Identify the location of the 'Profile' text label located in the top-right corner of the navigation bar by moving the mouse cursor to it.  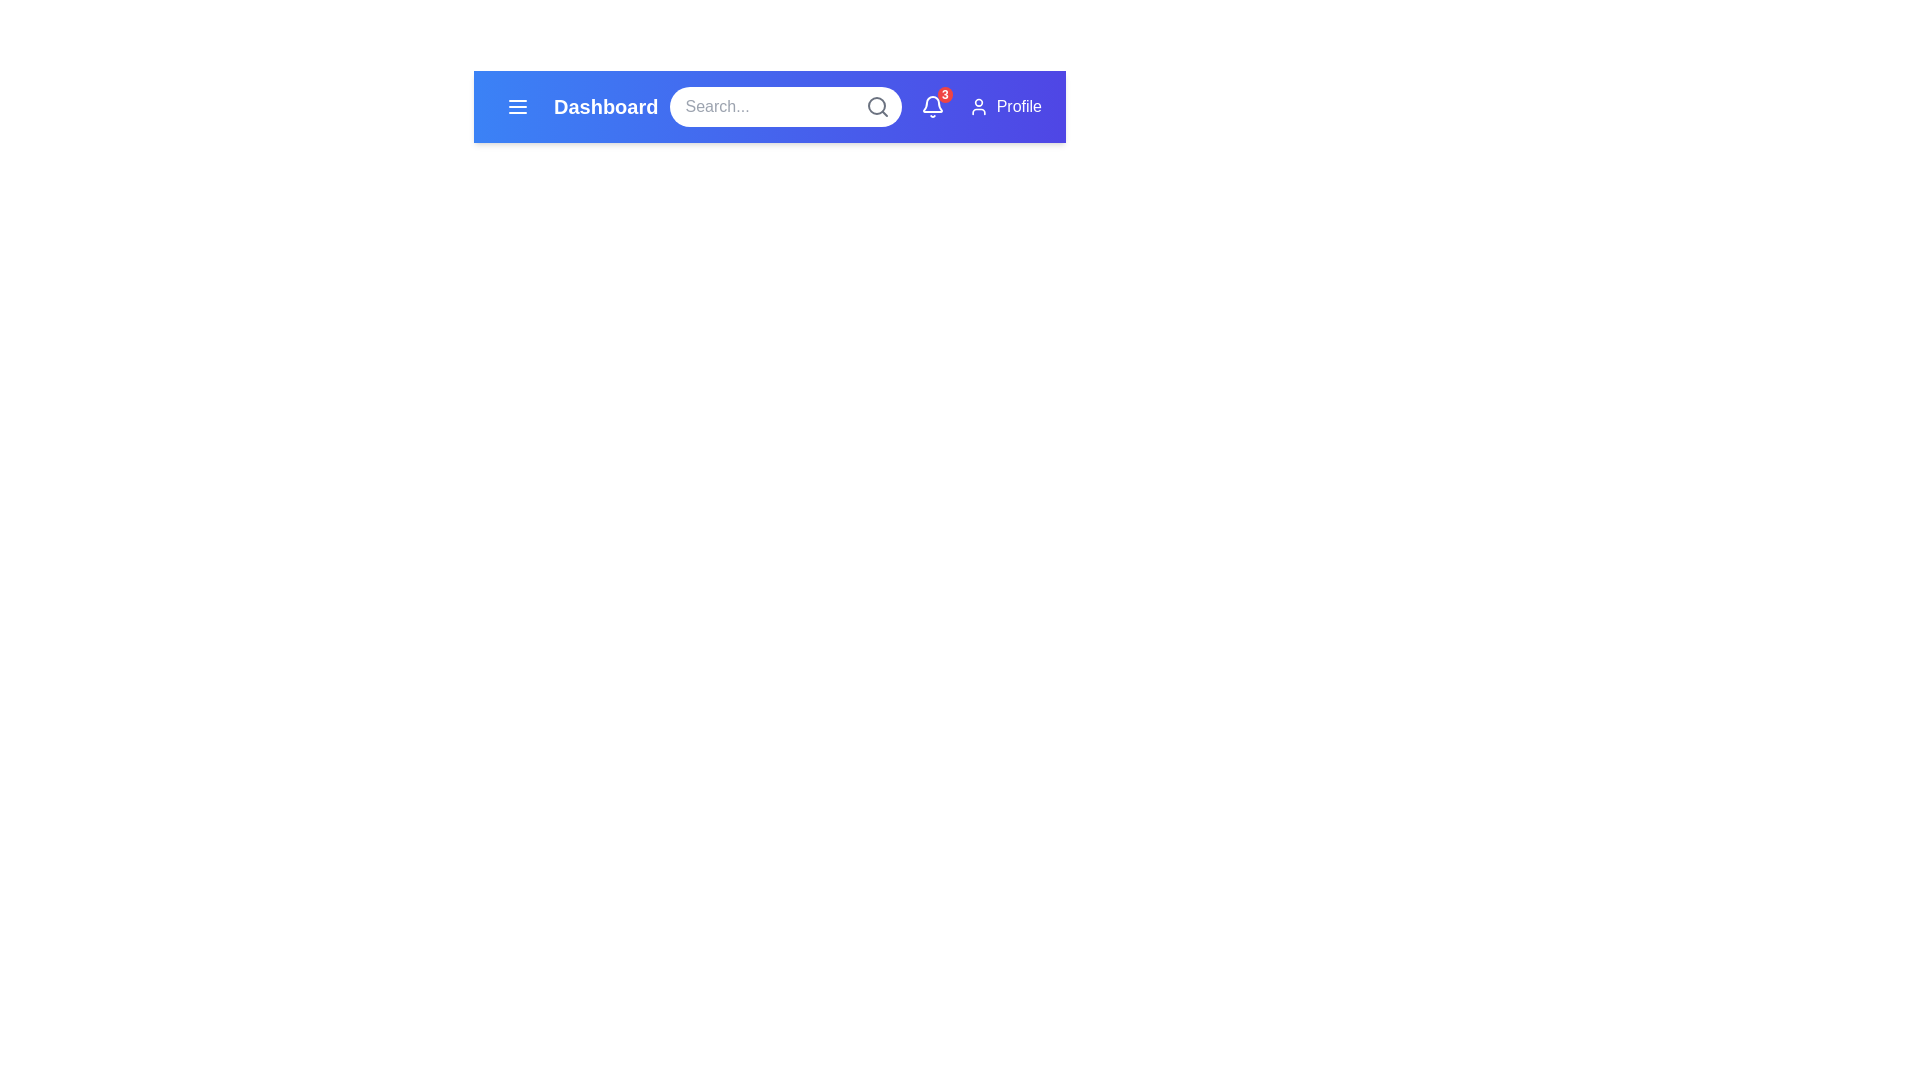
(1019, 107).